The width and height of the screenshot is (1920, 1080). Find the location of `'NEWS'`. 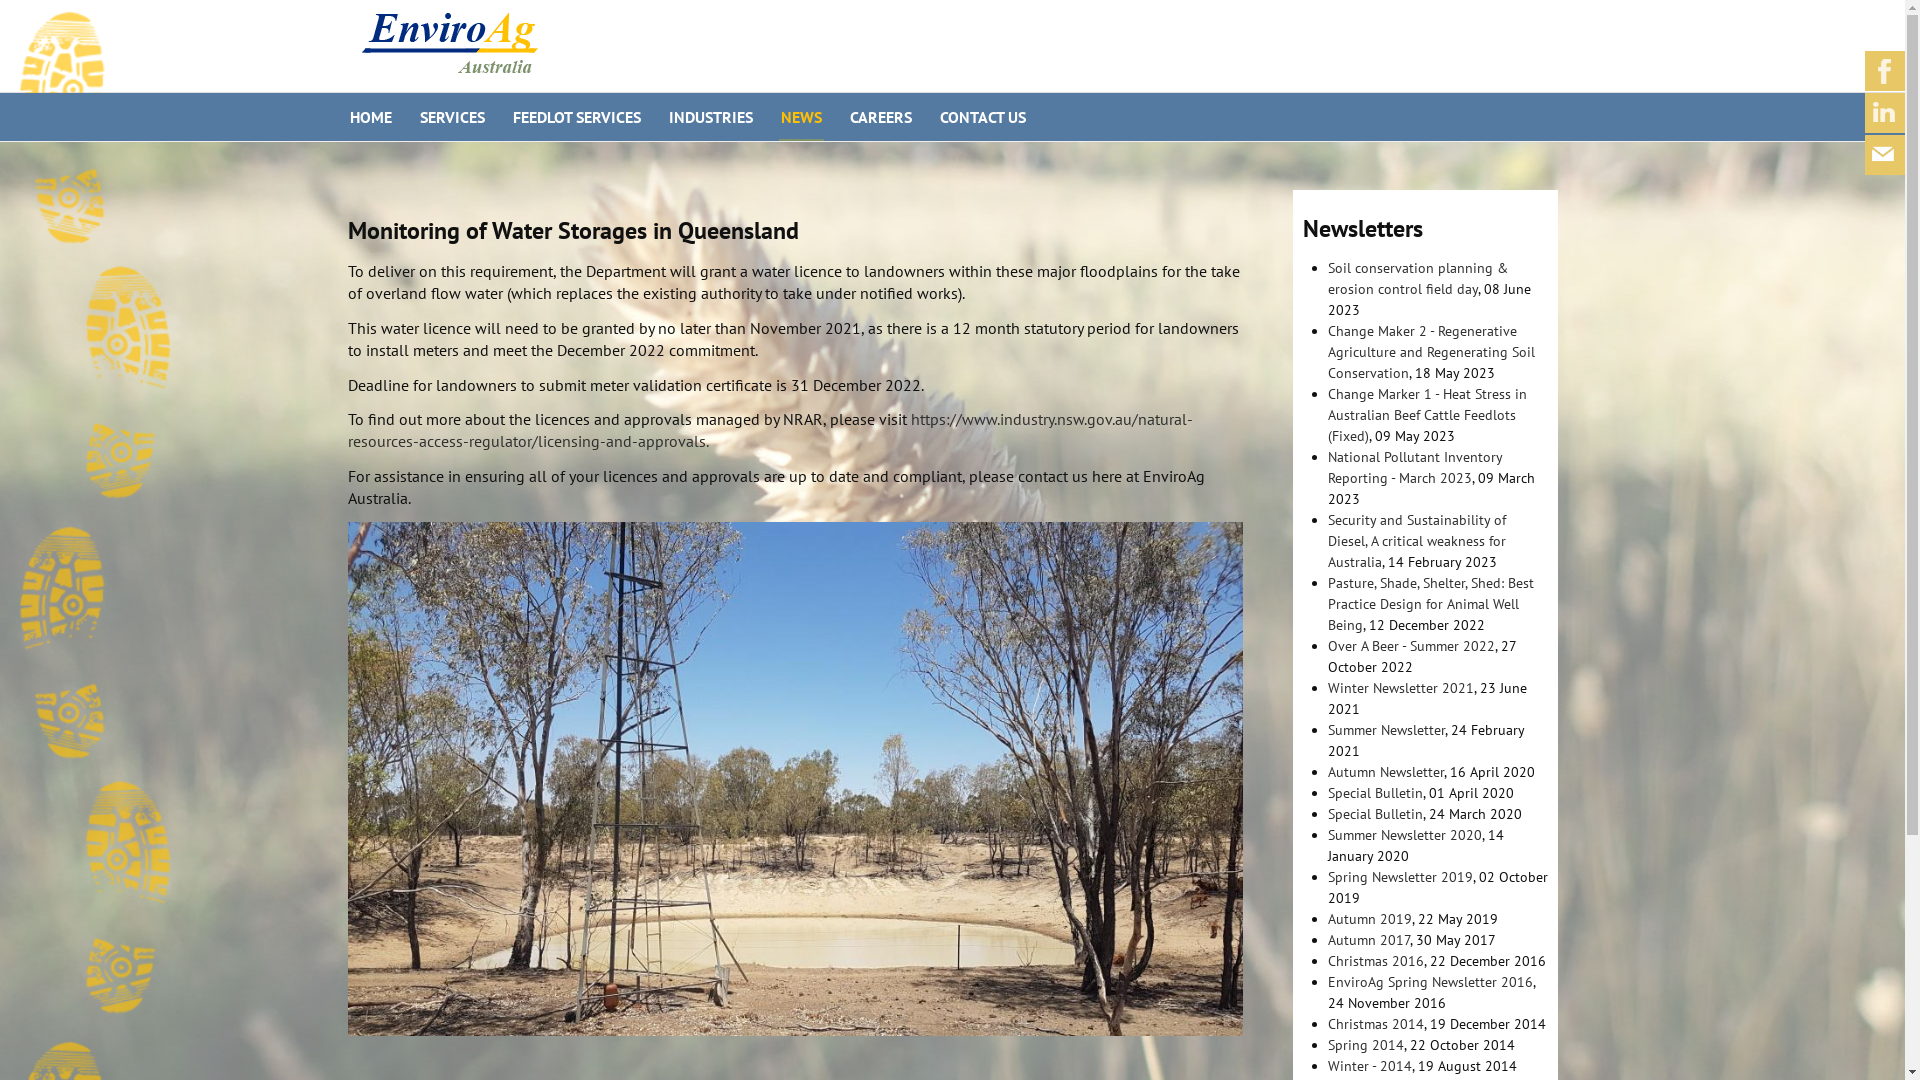

'NEWS' is located at coordinates (800, 116).